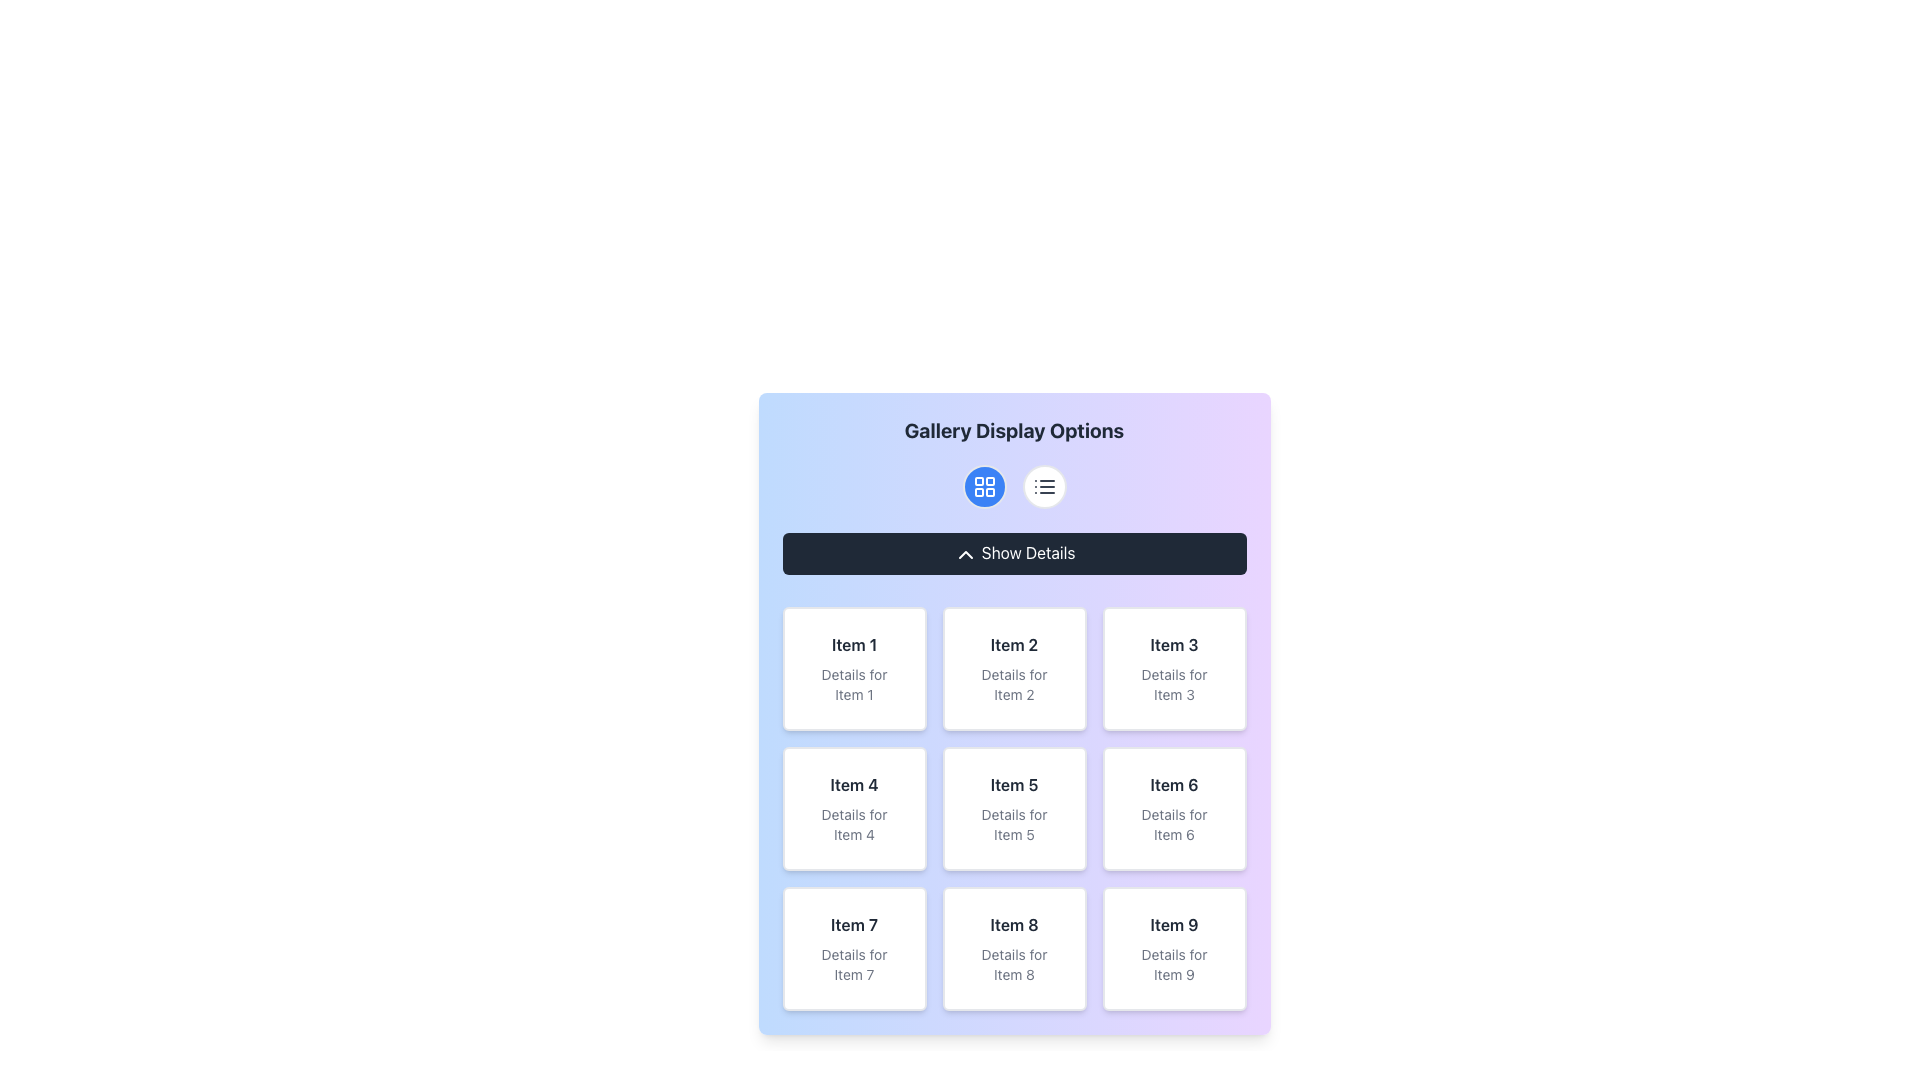  What do you see at coordinates (854, 963) in the screenshot?
I see `the text label 'Details for Item 7' located at the bottom of the card for 'Item 7' in the third column of the third row` at bounding box center [854, 963].